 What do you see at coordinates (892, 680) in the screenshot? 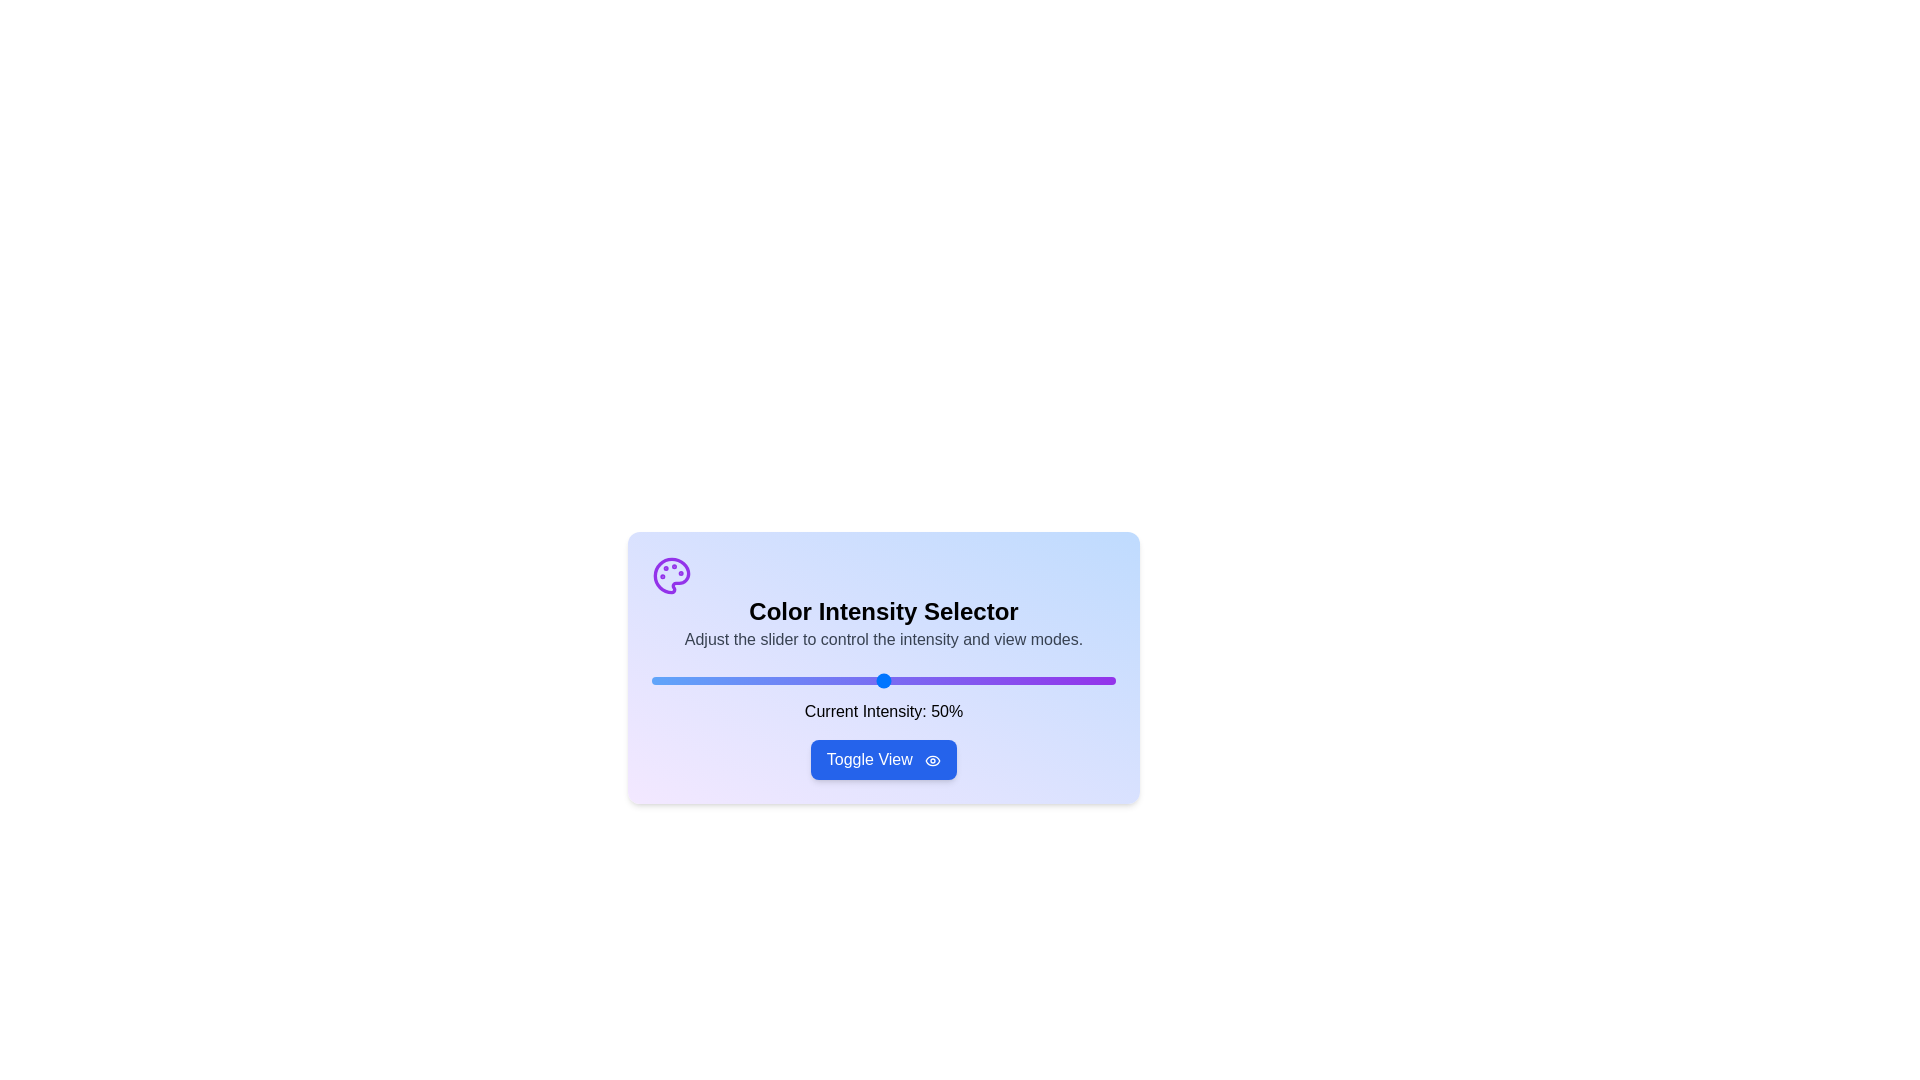
I see `the slider to set the intensity to 52%` at bounding box center [892, 680].